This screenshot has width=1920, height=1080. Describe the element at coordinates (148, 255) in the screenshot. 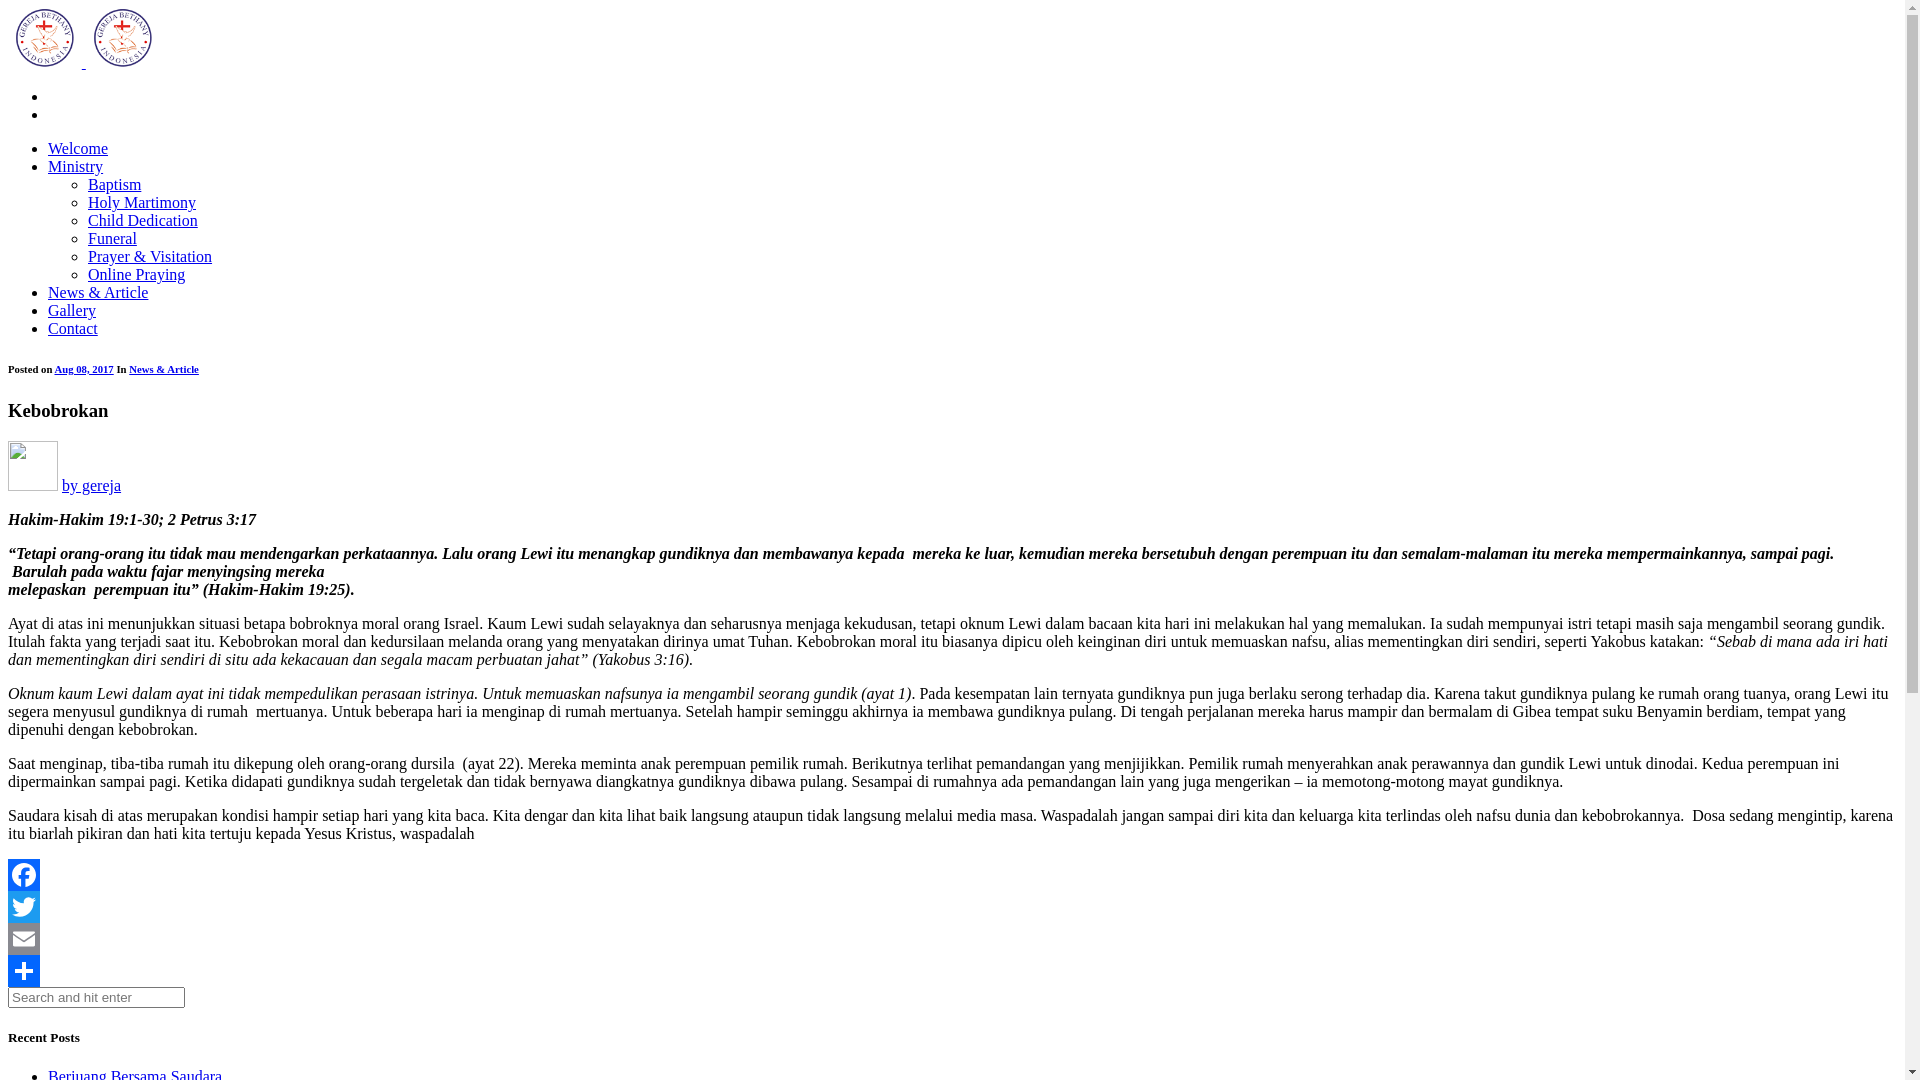

I see `'Prayer & Visitation'` at that location.